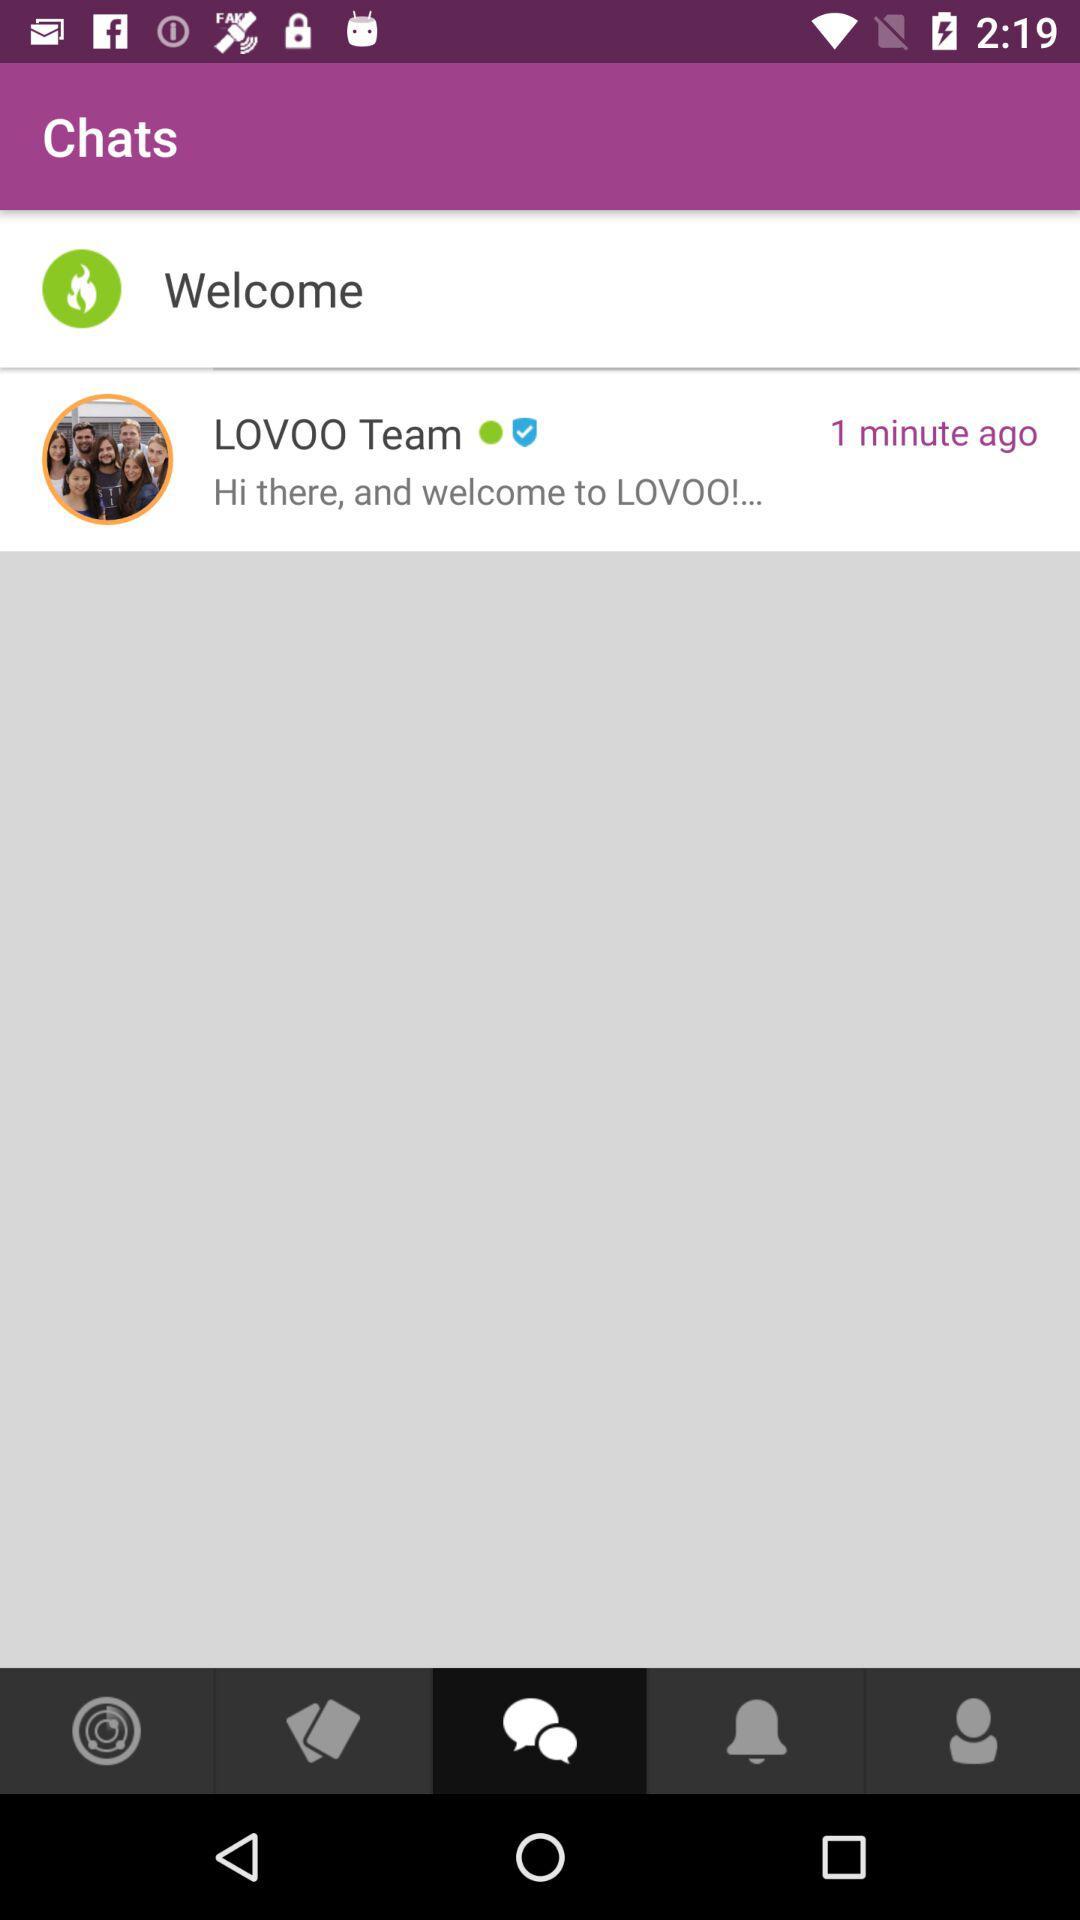 This screenshot has height=1920, width=1080. Describe the element at coordinates (538, 1730) in the screenshot. I see `open chat` at that location.